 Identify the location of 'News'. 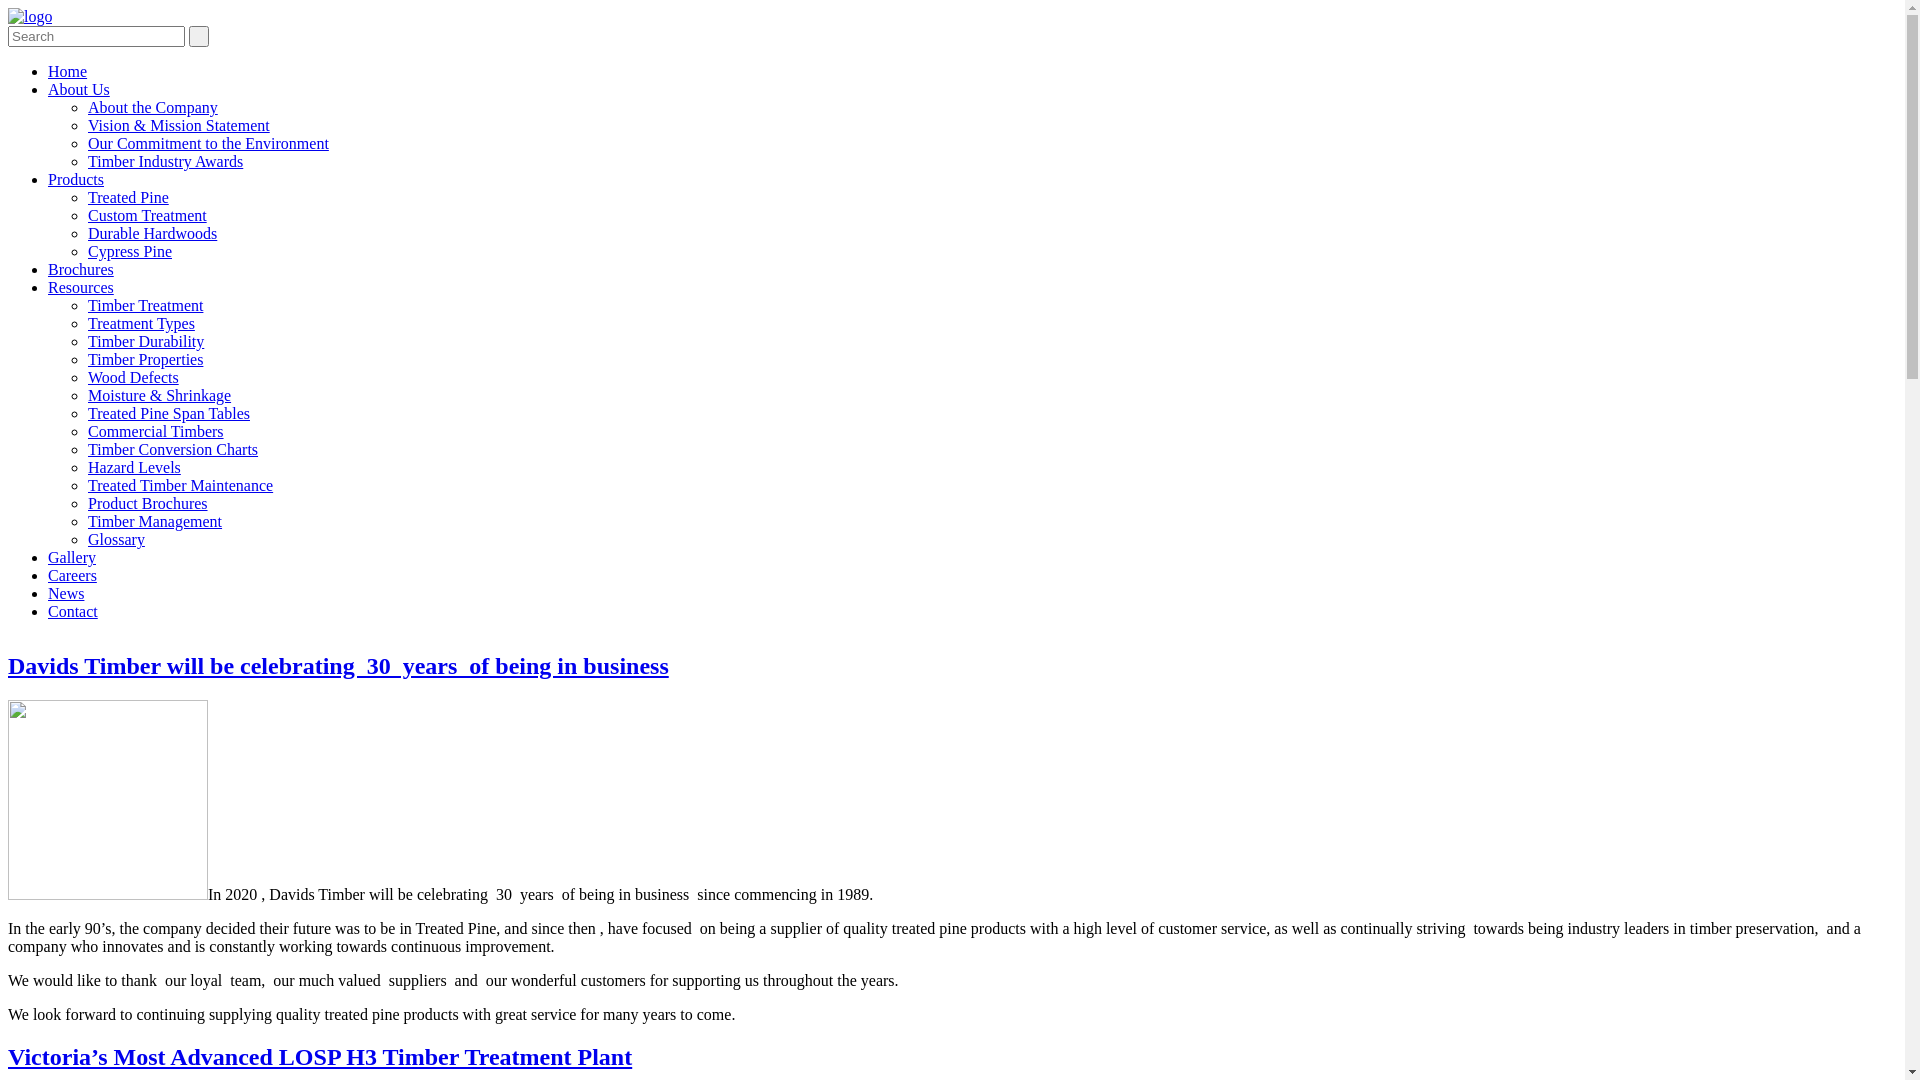
(66, 592).